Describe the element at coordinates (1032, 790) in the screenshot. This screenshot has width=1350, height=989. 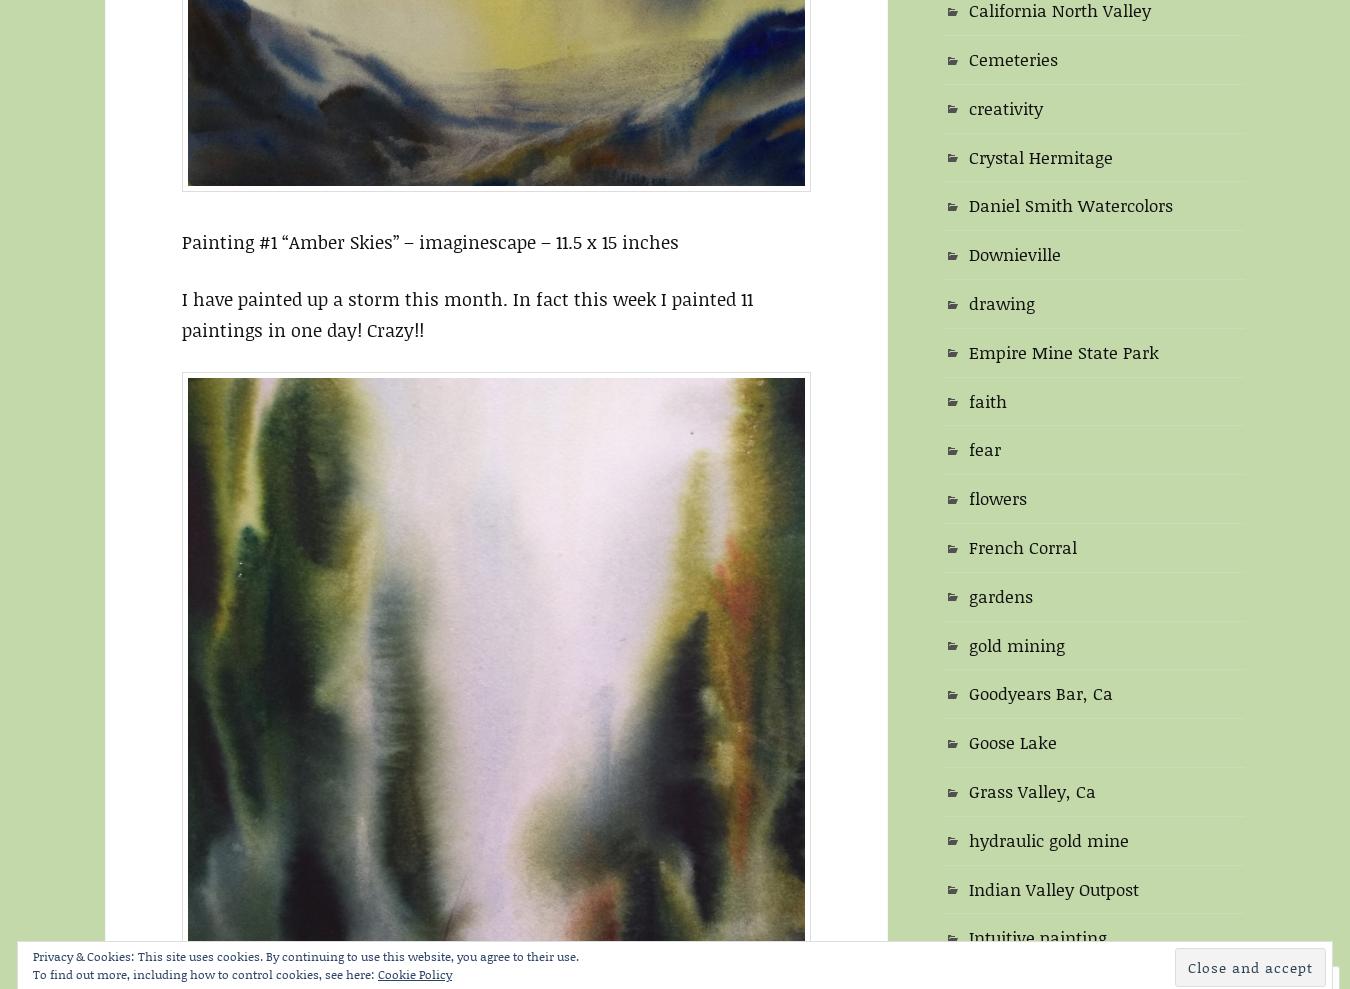
I see `'Grass Valley, Ca'` at that location.